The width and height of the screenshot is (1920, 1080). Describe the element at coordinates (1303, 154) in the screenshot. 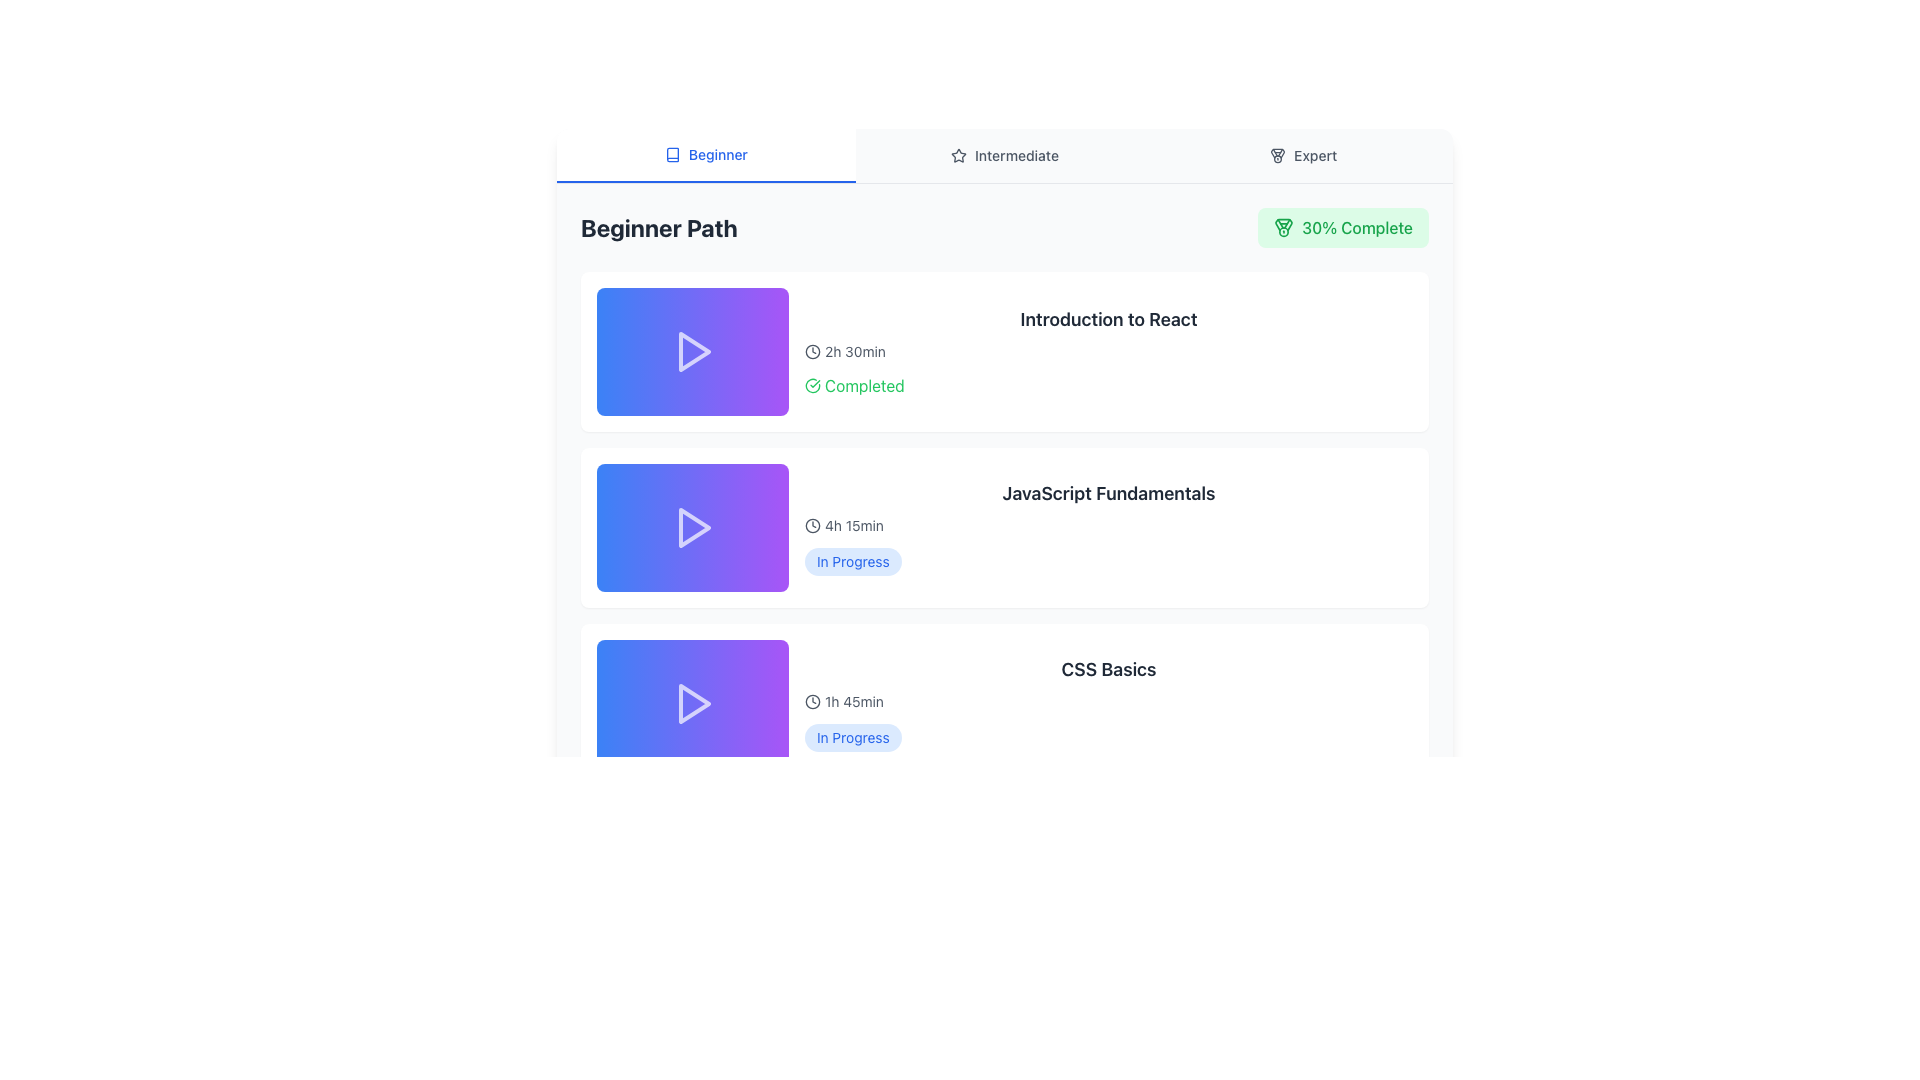

I see `the 'Expert' button, the third button in a sequence of three labeled 'Beginner', 'Intermediate', and 'Expert'` at that location.